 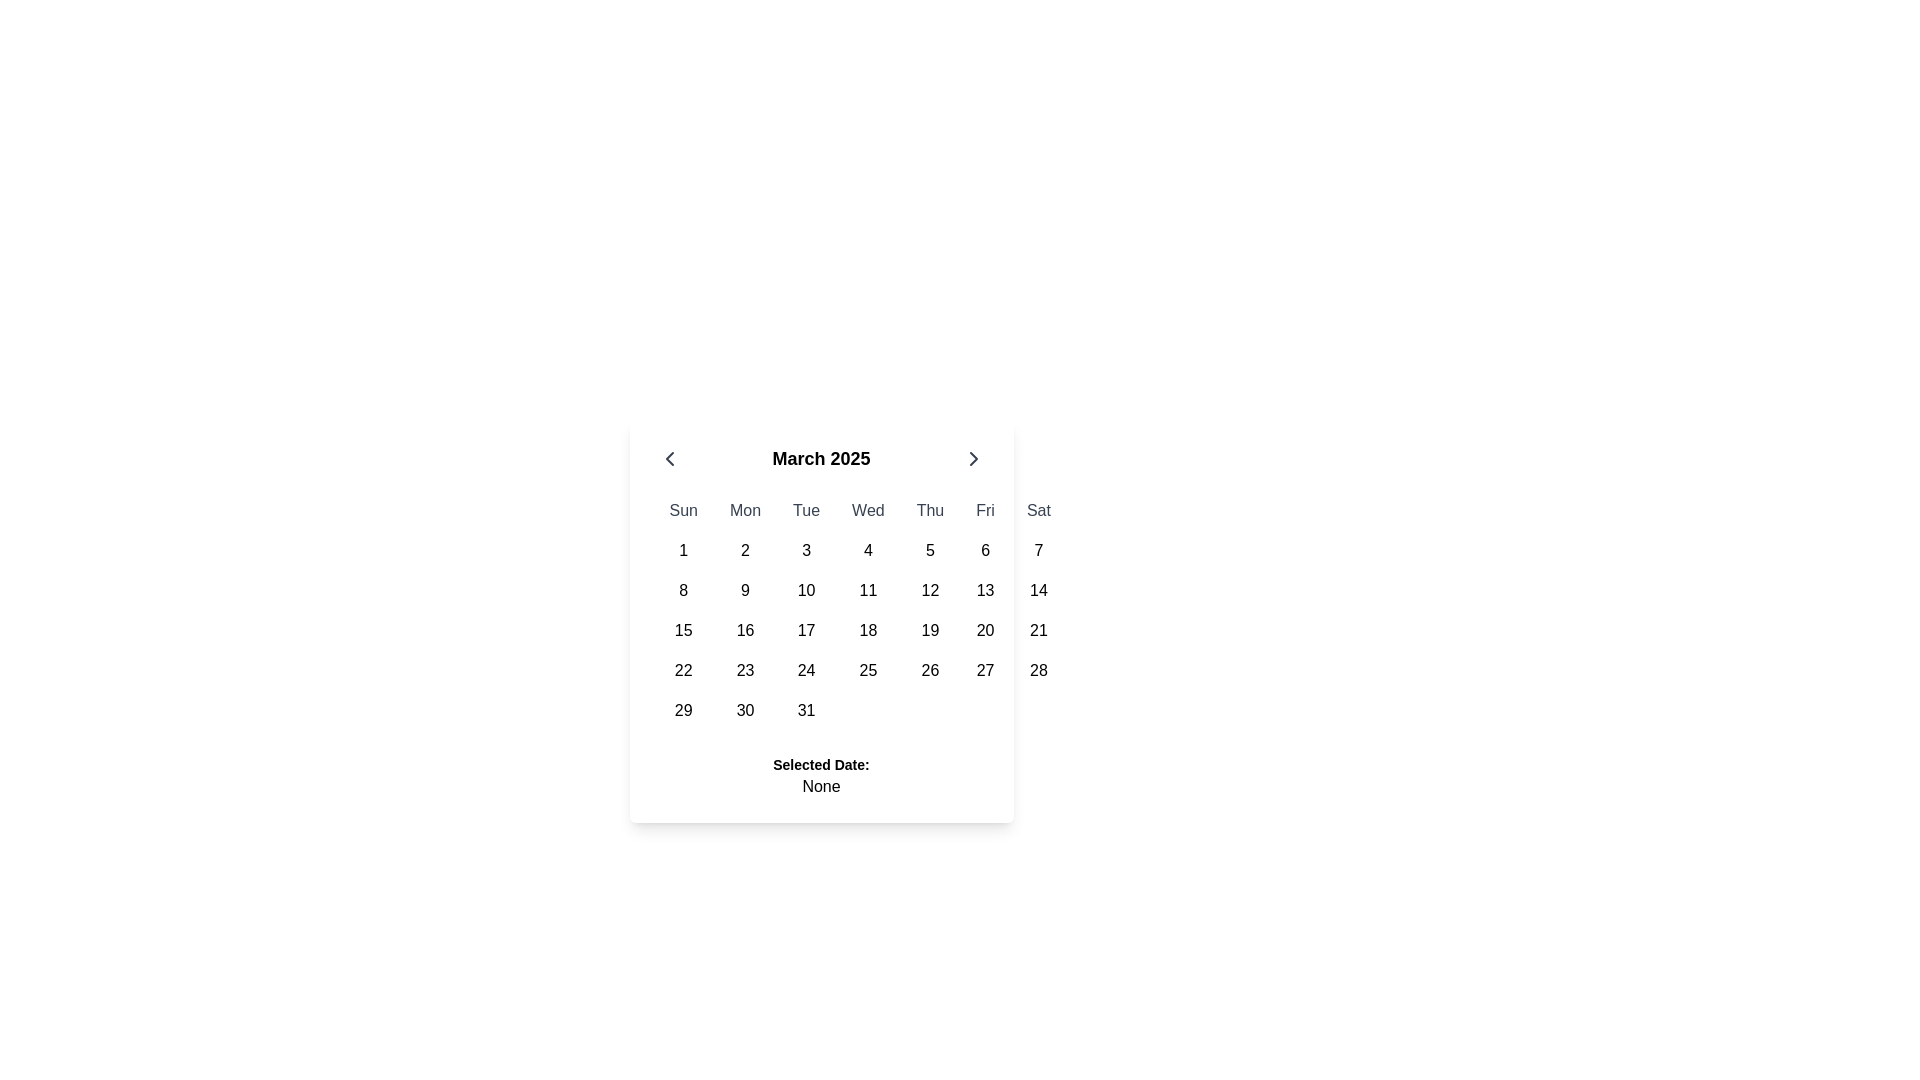 I want to click on the label for Monday in the calendar grid, which is the second element in the sequence of weekday labels, so click(x=744, y=509).